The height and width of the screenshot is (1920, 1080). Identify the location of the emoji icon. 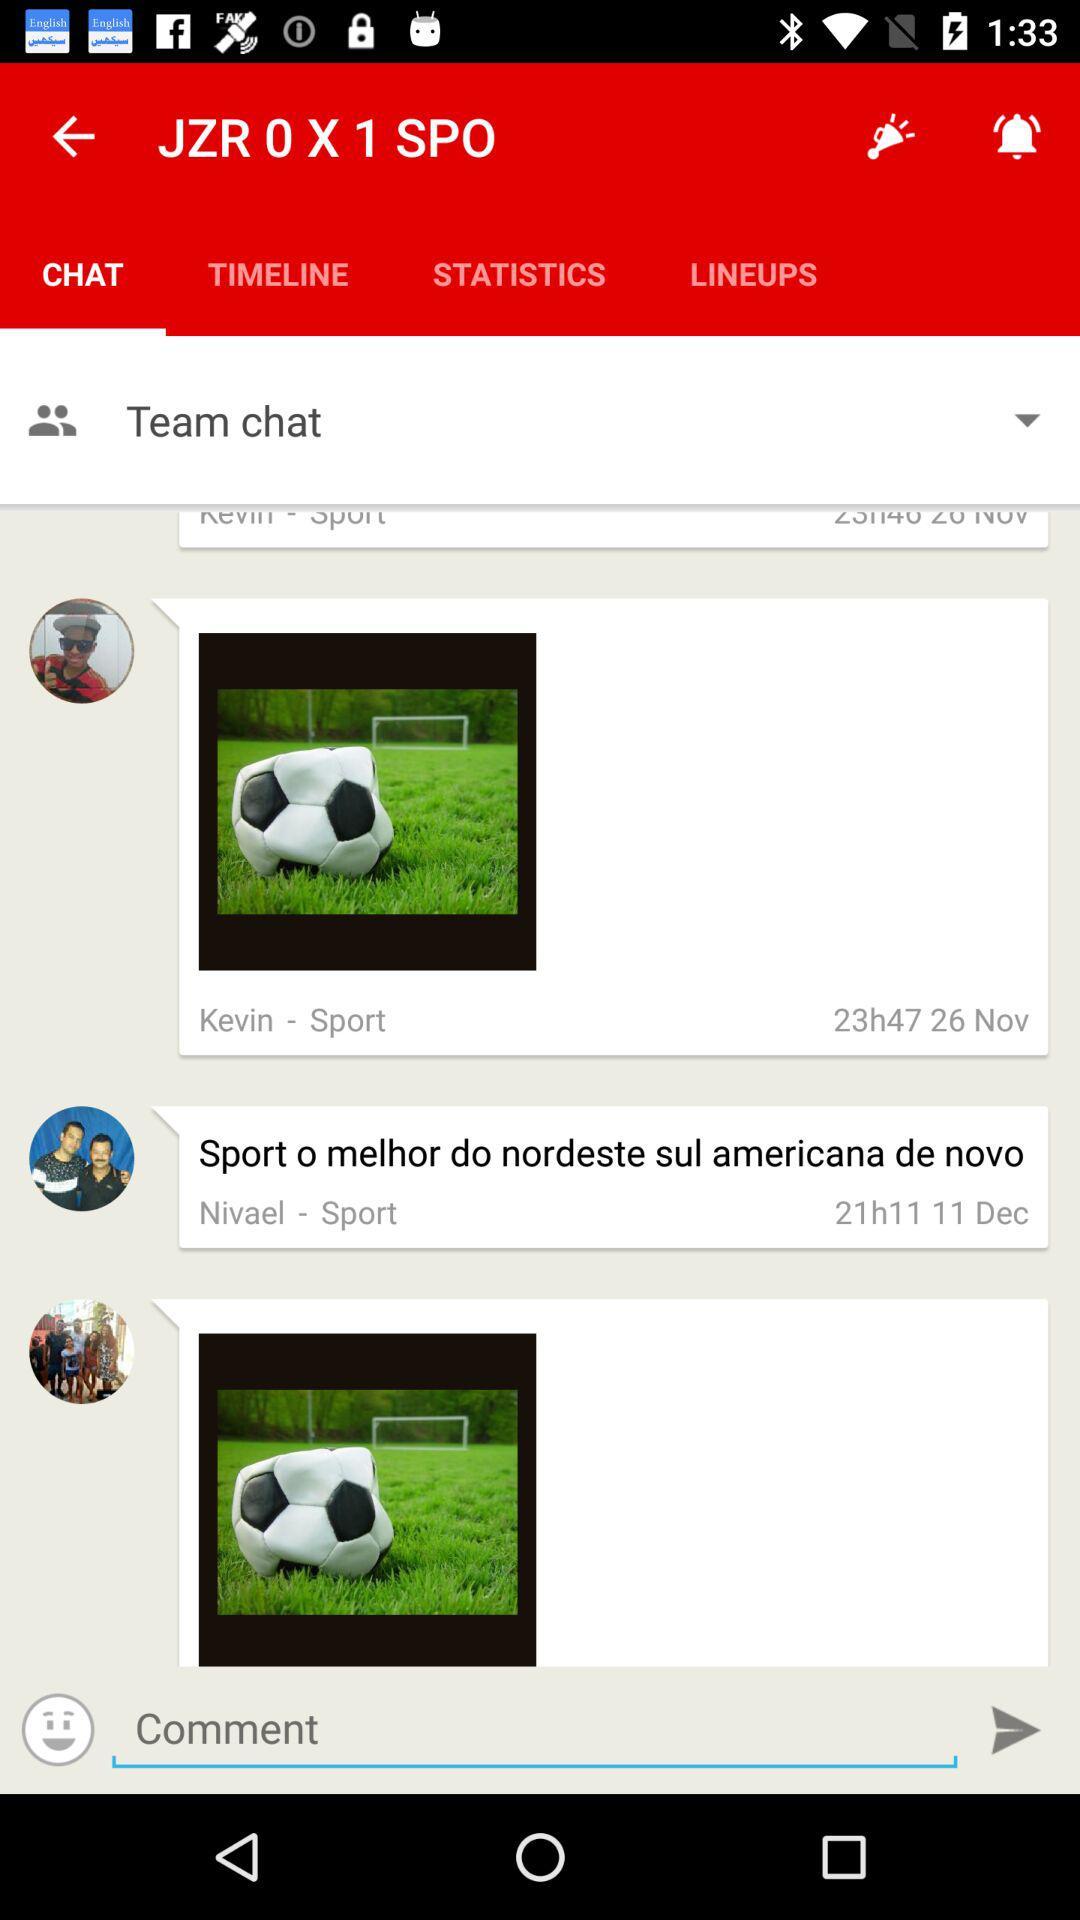
(57, 1728).